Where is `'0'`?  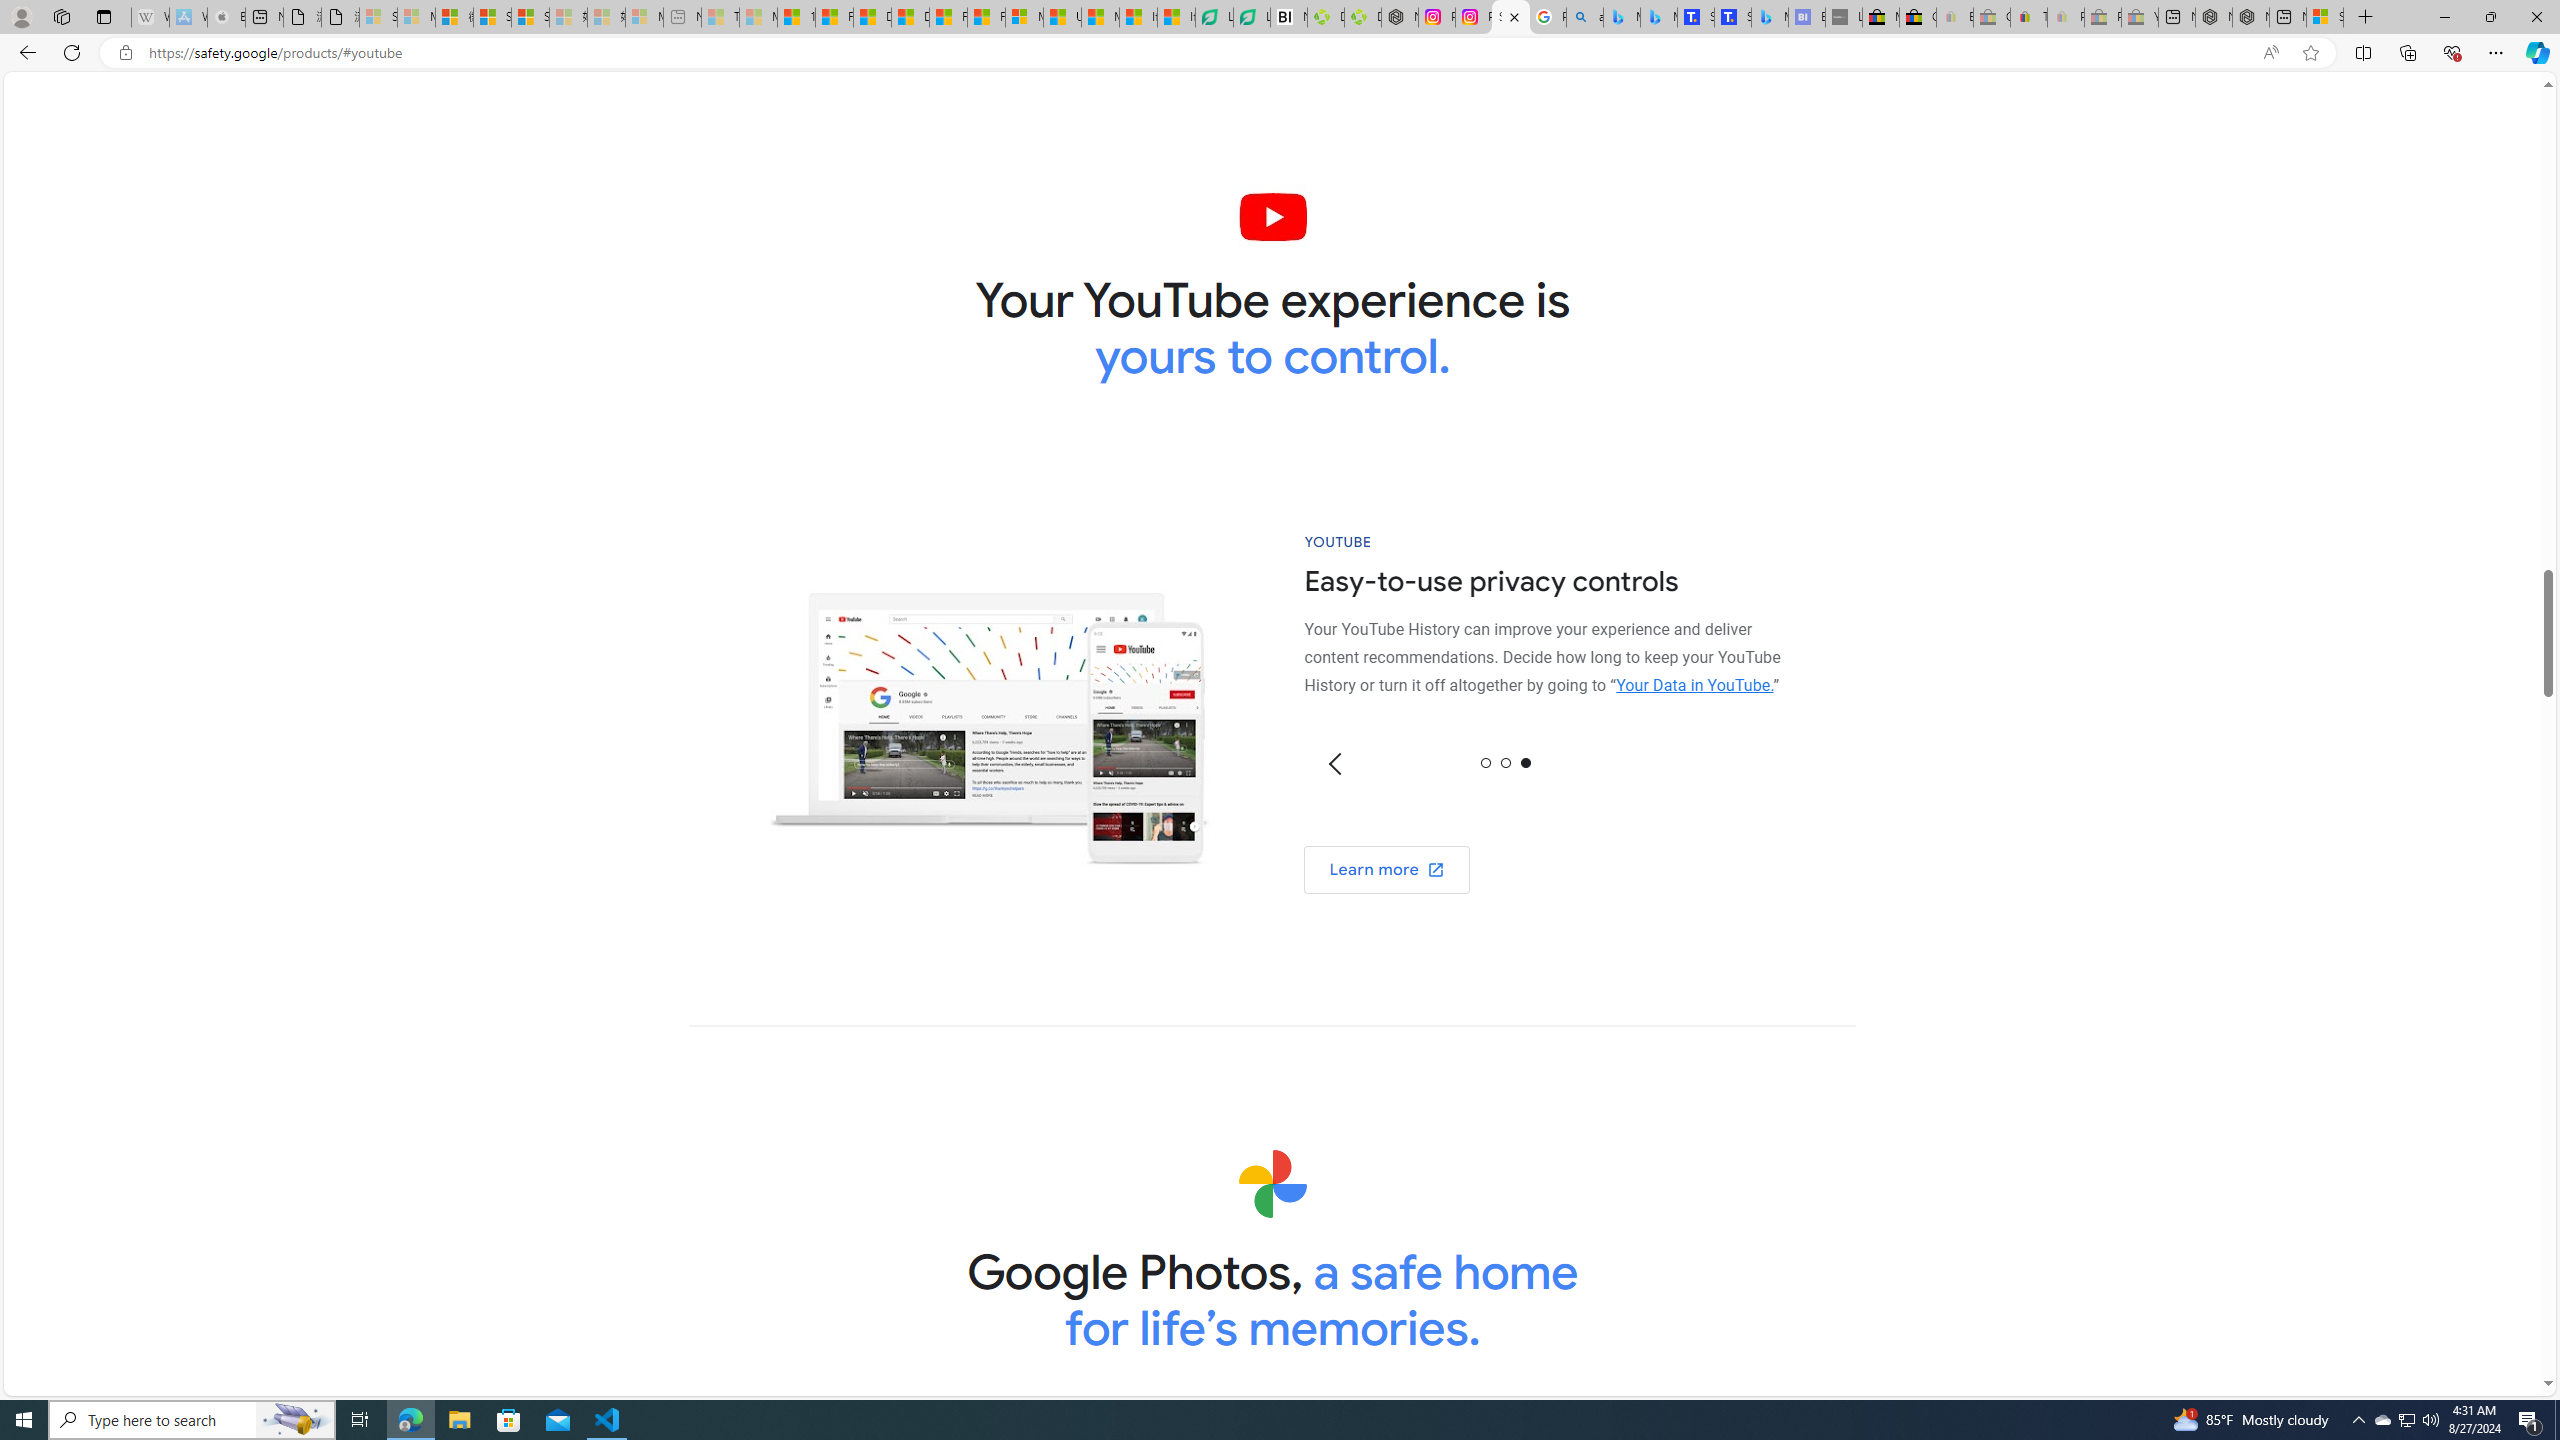 '0' is located at coordinates (1485, 762).